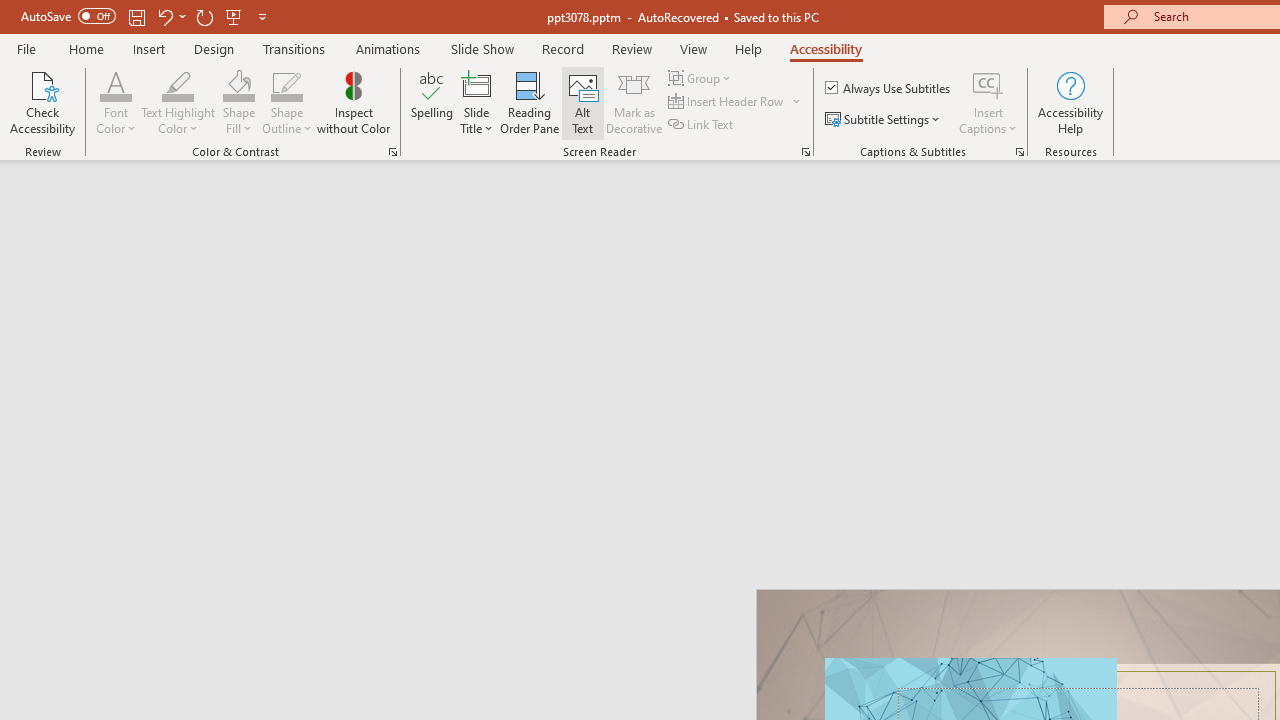 This screenshot has height=720, width=1280. I want to click on 'Link Text', so click(702, 124).